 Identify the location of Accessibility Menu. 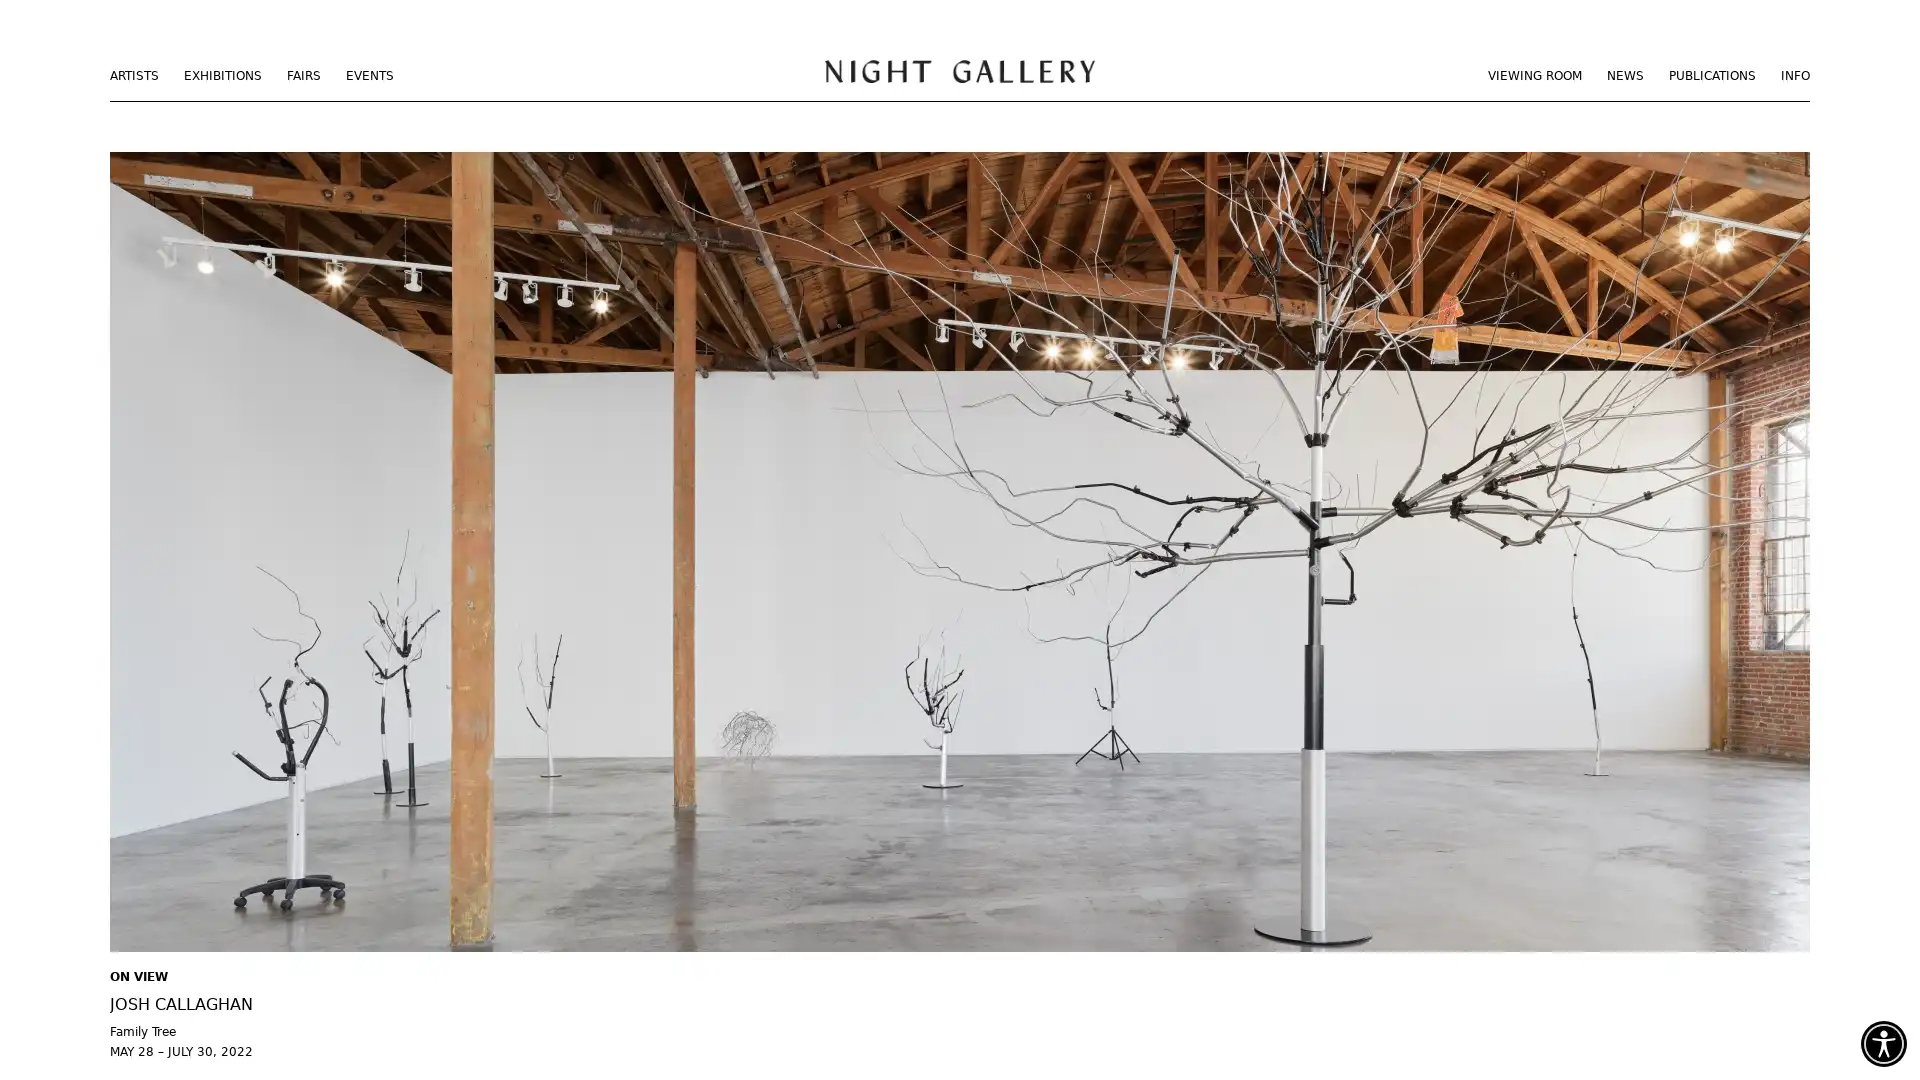
(1882, 1043).